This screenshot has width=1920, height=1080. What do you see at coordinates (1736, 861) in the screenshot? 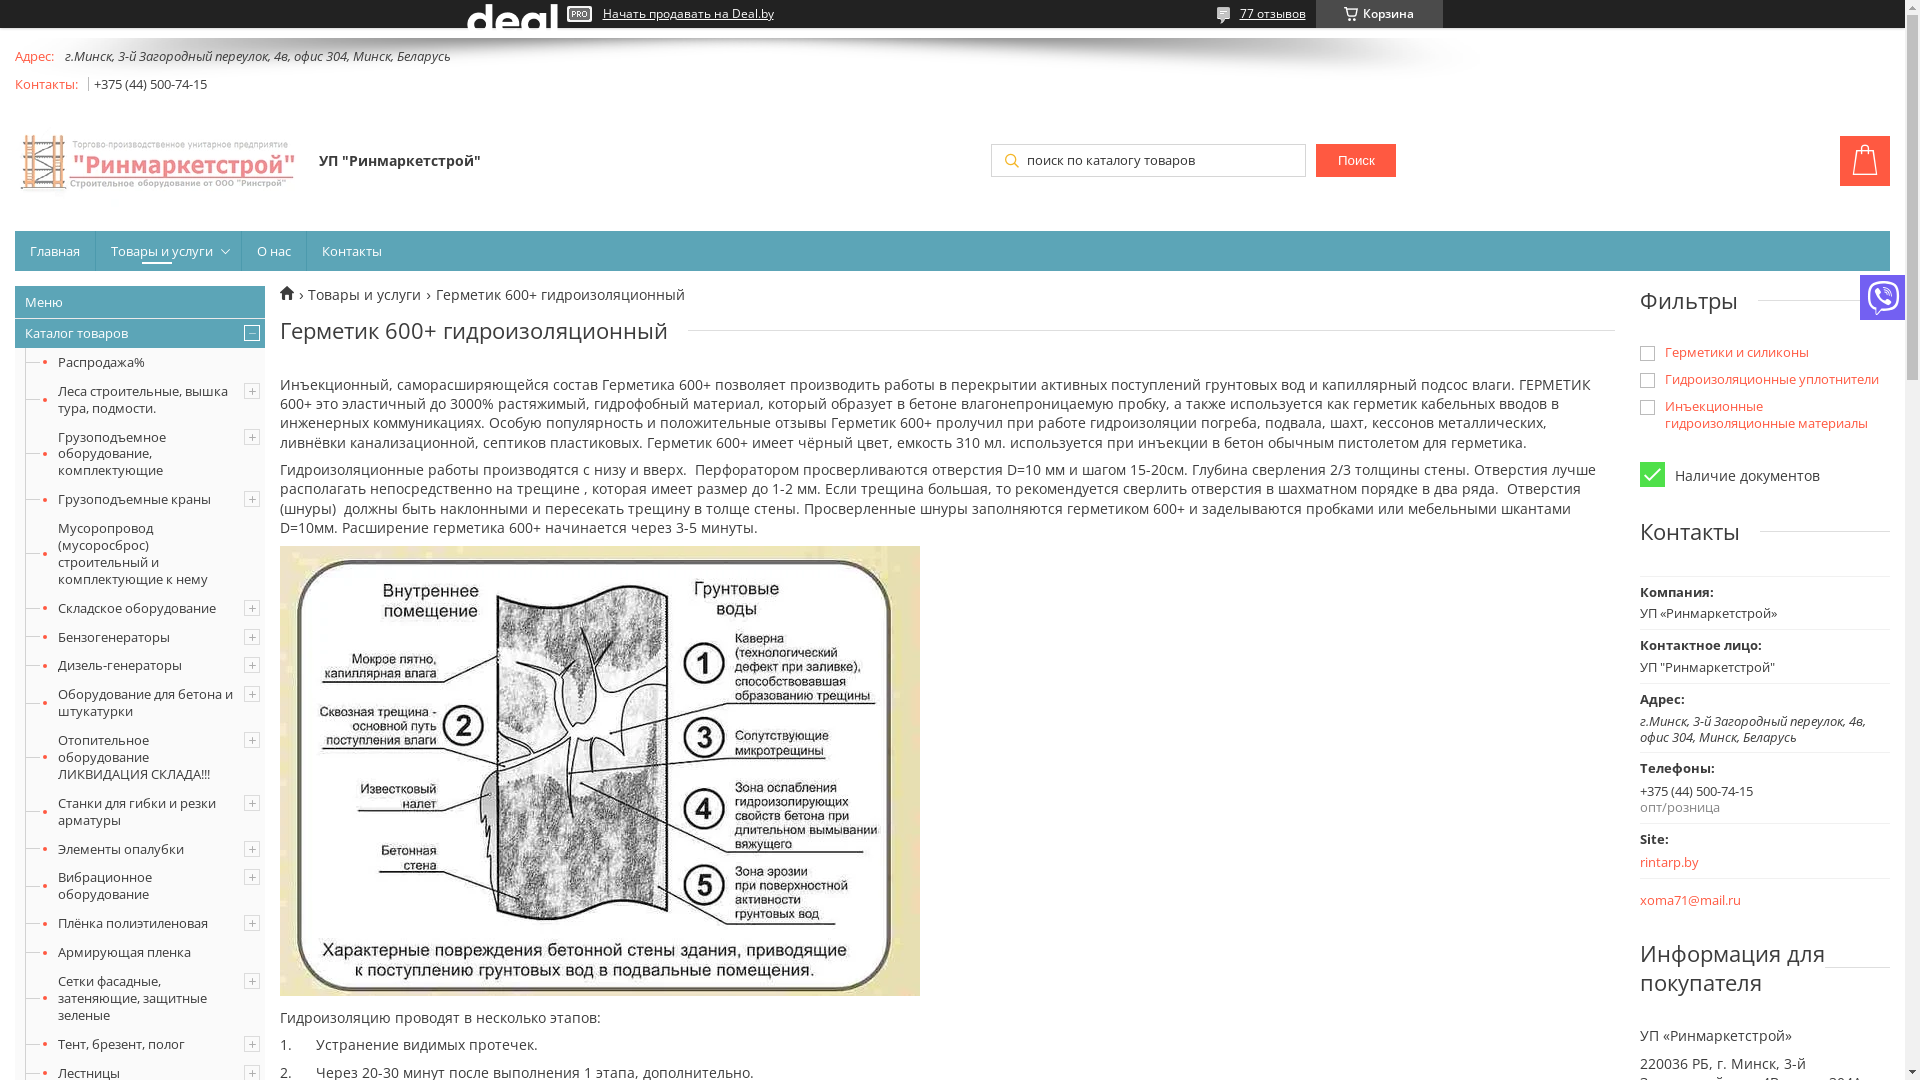
I see `'rintarp.by'` at bounding box center [1736, 861].